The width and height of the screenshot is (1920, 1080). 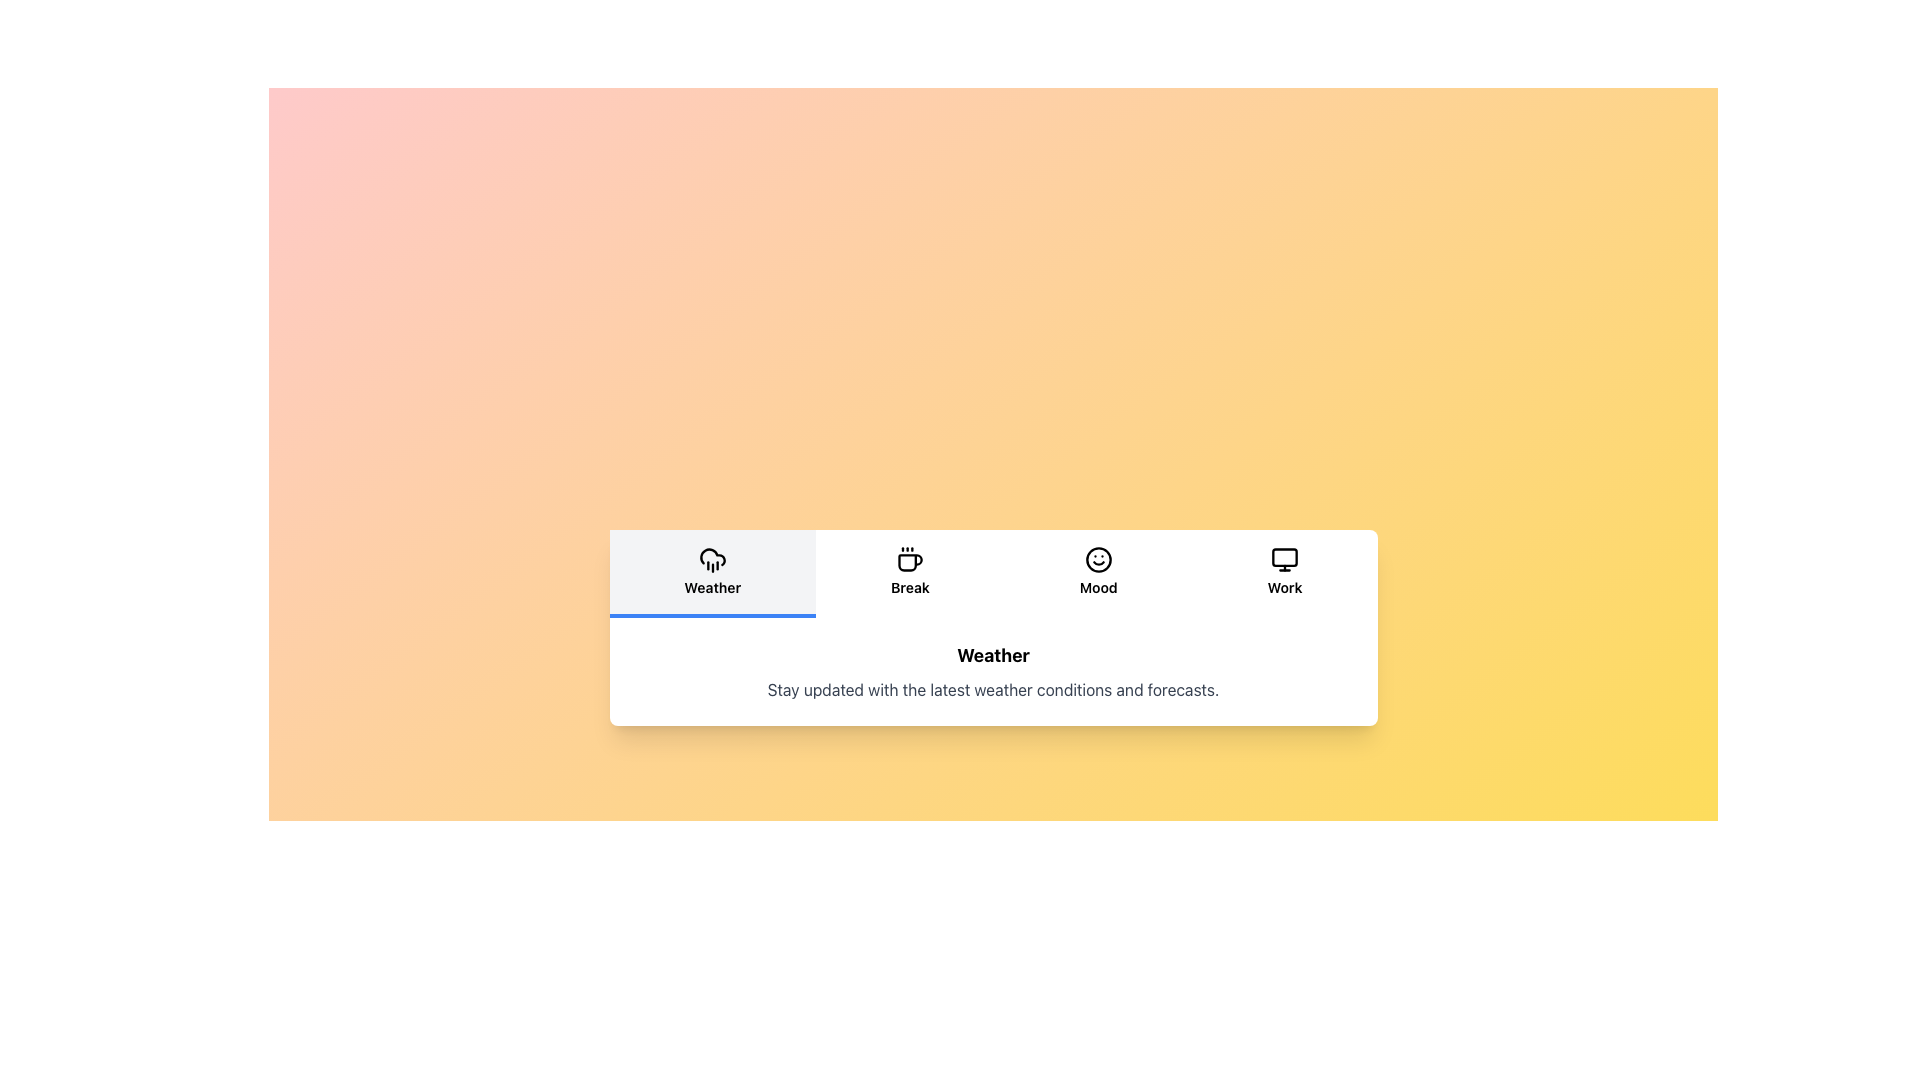 What do you see at coordinates (1097, 559) in the screenshot?
I see `the central circular part of the smiley face icon representing the 'Mood' option in the menu, which is the third icon in a horizontal menu bar` at bounding box center [1097, 559].